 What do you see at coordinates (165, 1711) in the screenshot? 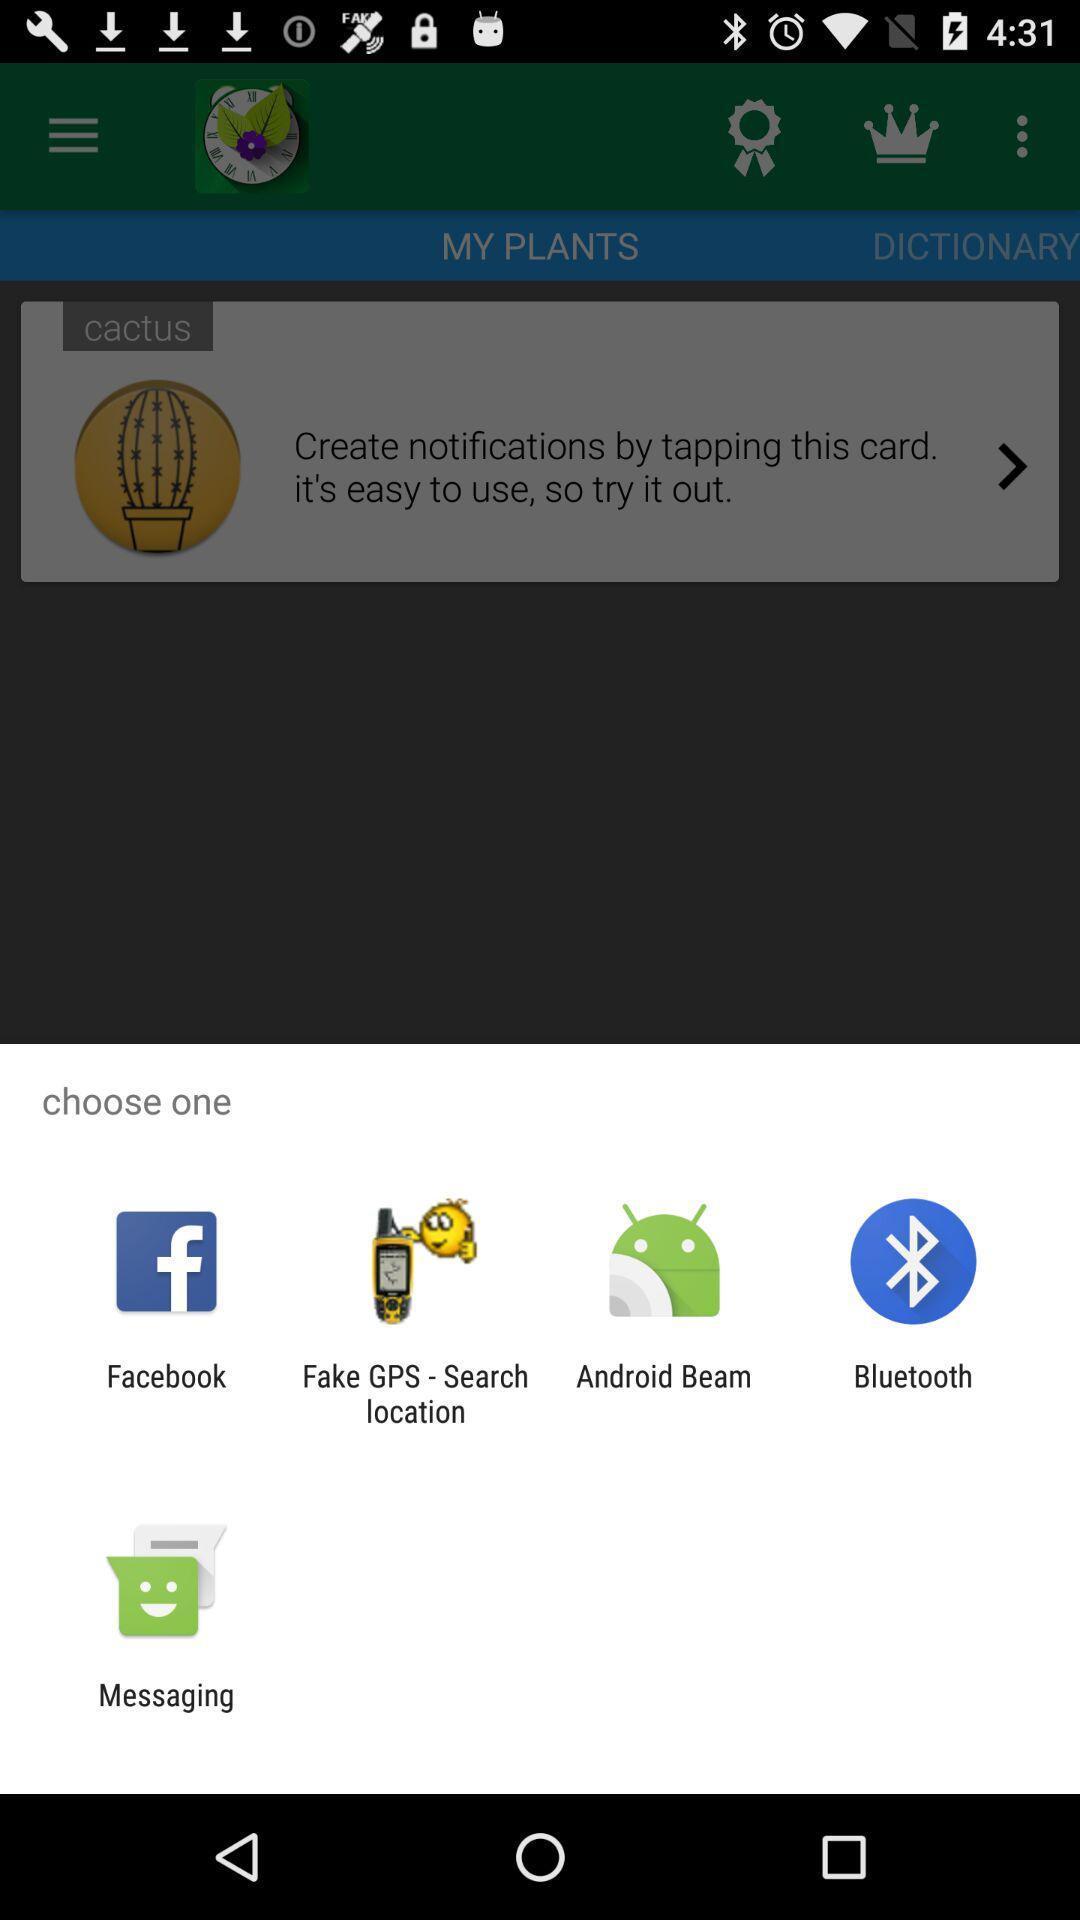
I see `messaging` at bounding box center [165, 1711].